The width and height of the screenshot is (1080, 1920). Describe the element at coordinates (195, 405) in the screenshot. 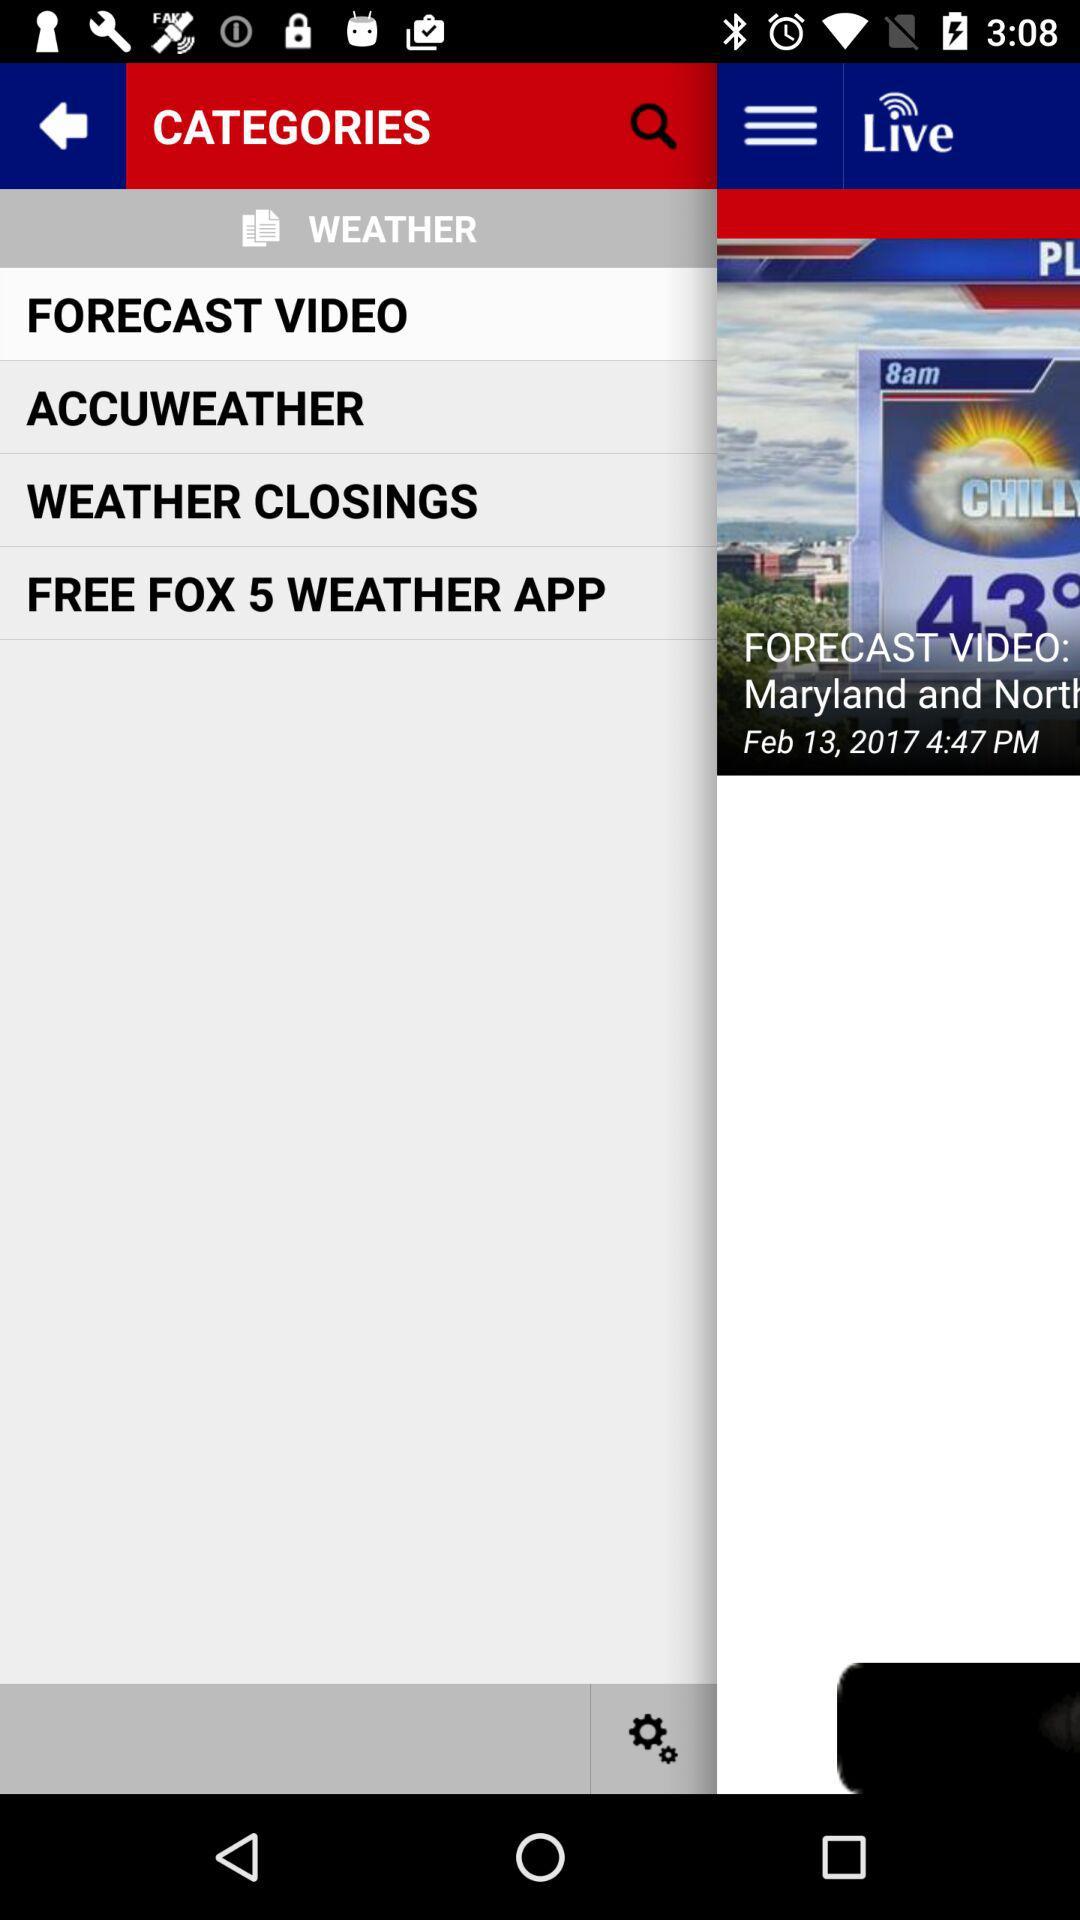

I see `the icon above weather closings item` at that location.